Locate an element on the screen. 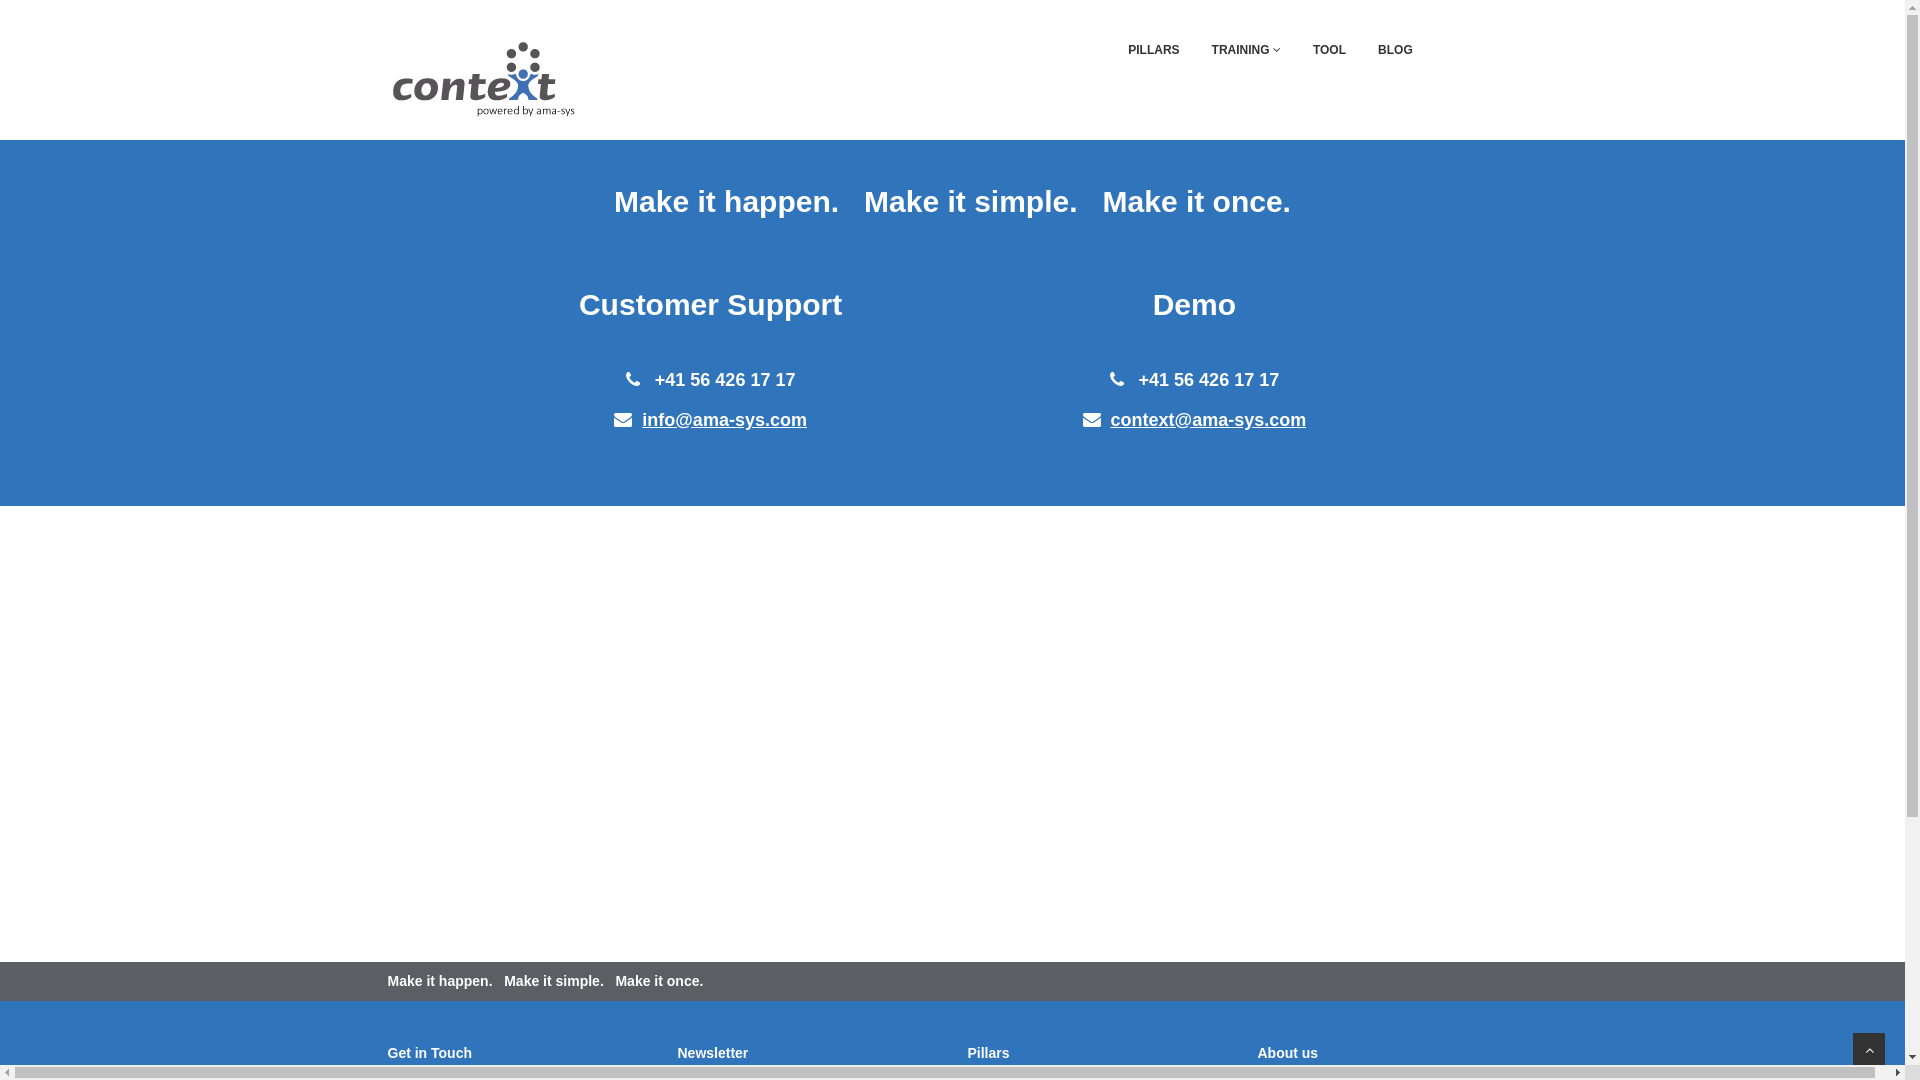 The height and width of the screenshot is (1080, 1920). 'BLOG' is located at coordinates (1394, 49).